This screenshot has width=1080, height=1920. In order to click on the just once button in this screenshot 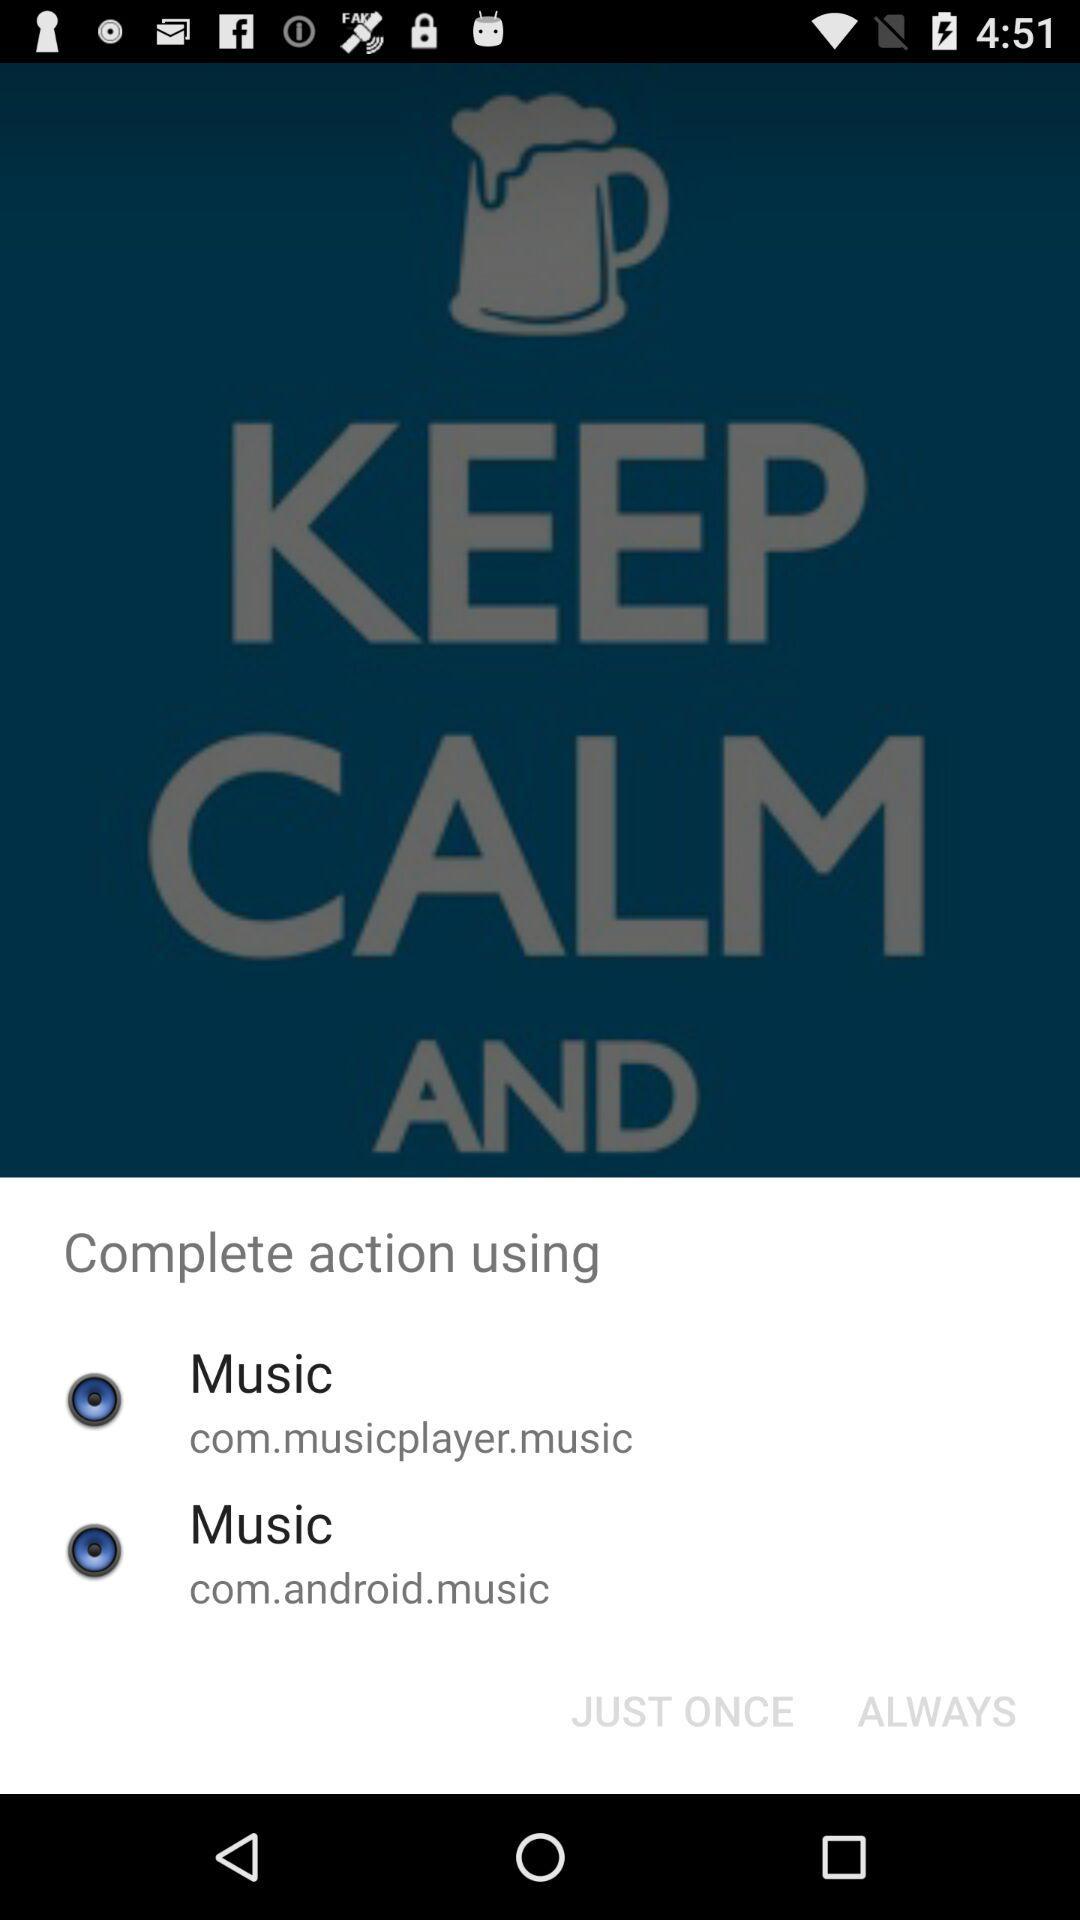, I will do `click(681, 1708)`.